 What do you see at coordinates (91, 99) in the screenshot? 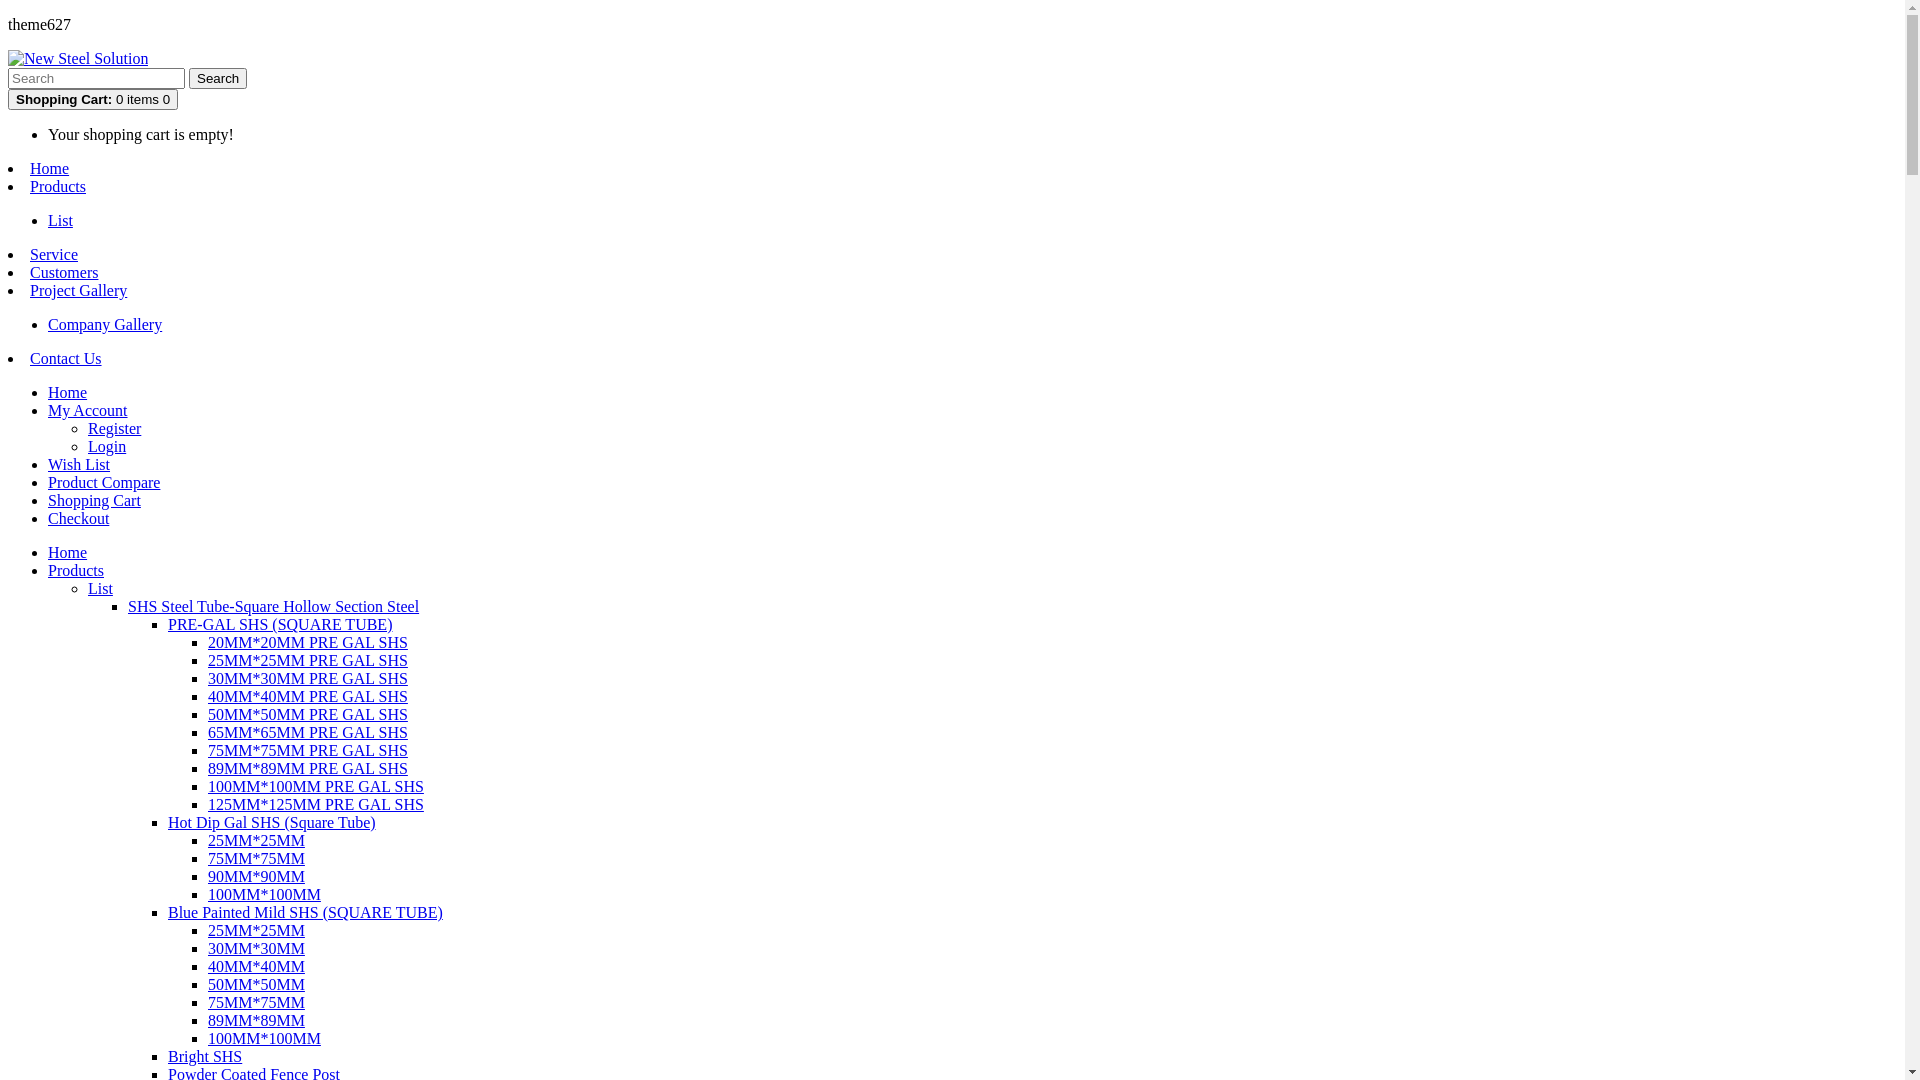
I see `'Shopping Cart: 0 items 0'` at bounding box center [91, 99].